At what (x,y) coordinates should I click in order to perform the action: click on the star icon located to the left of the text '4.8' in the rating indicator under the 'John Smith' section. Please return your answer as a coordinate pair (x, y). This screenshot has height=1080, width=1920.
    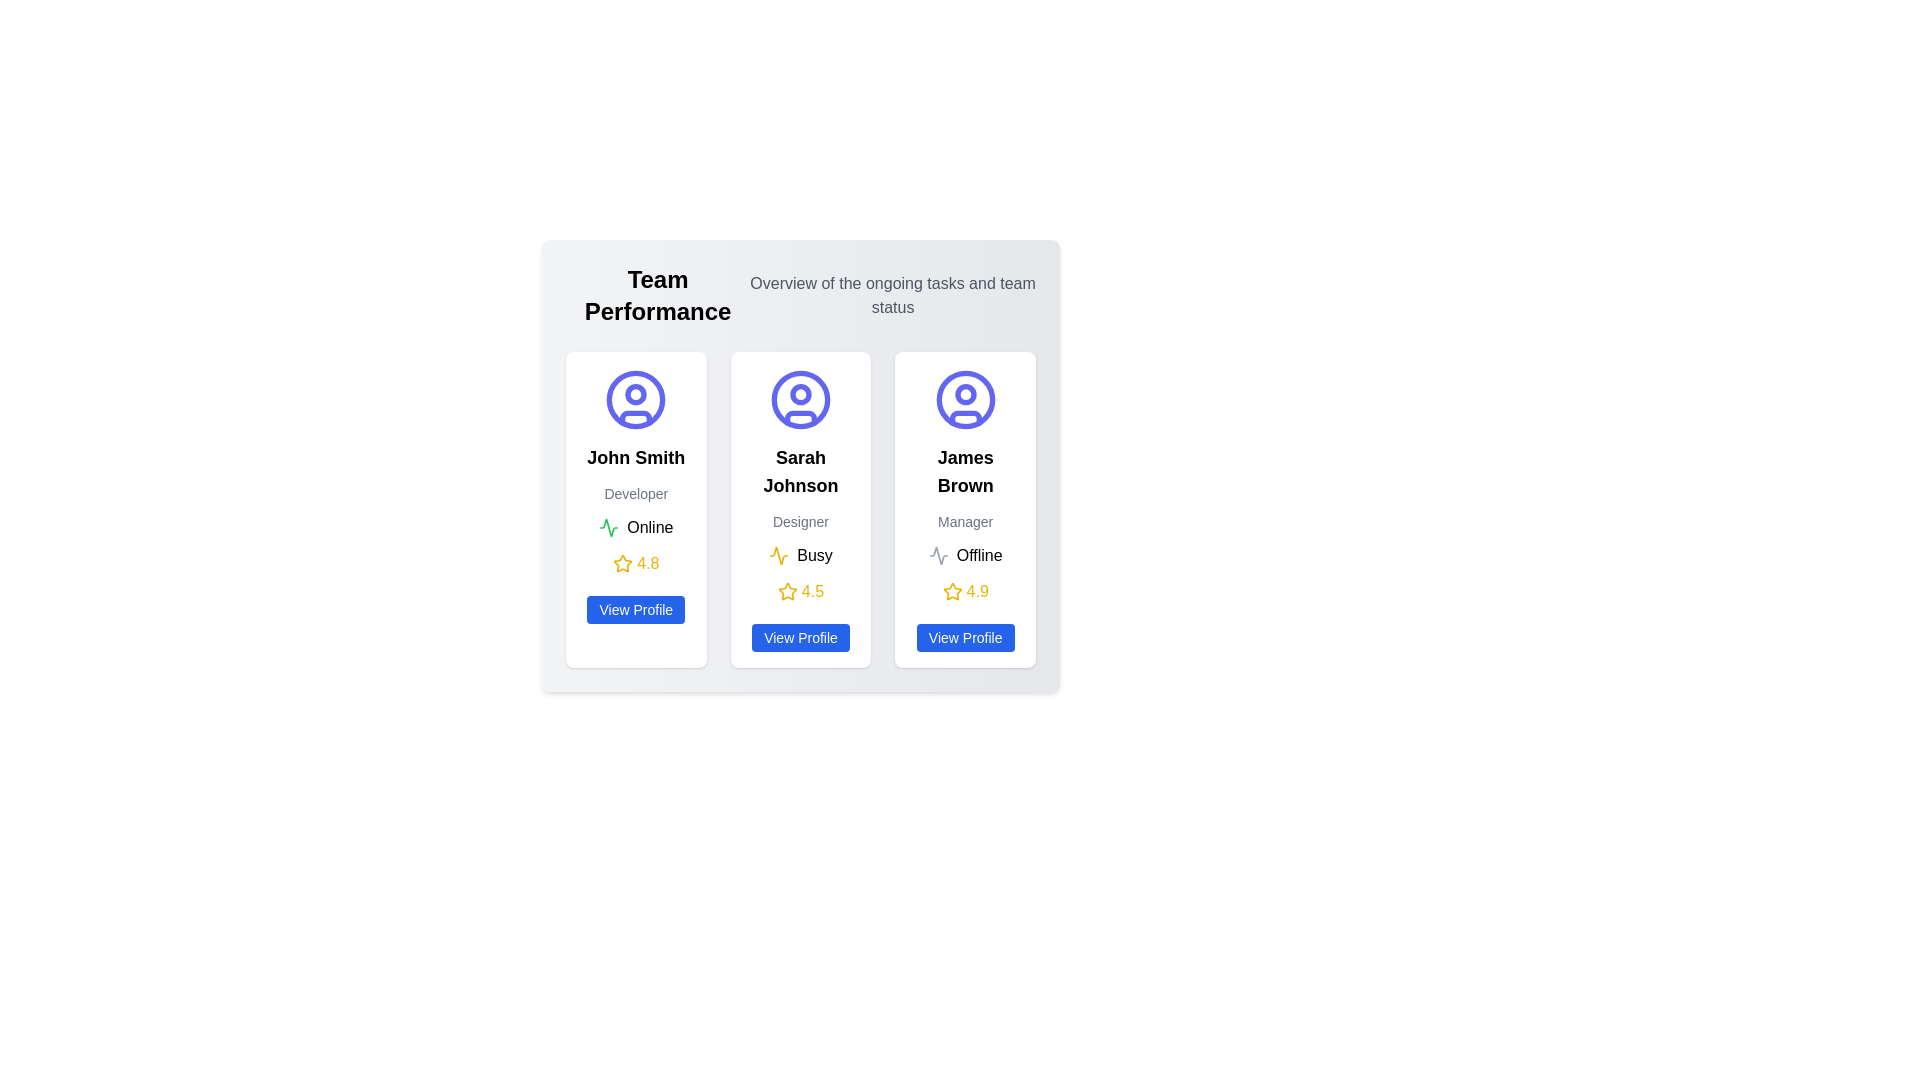
    Looking at the image, I should click on (622, 563).